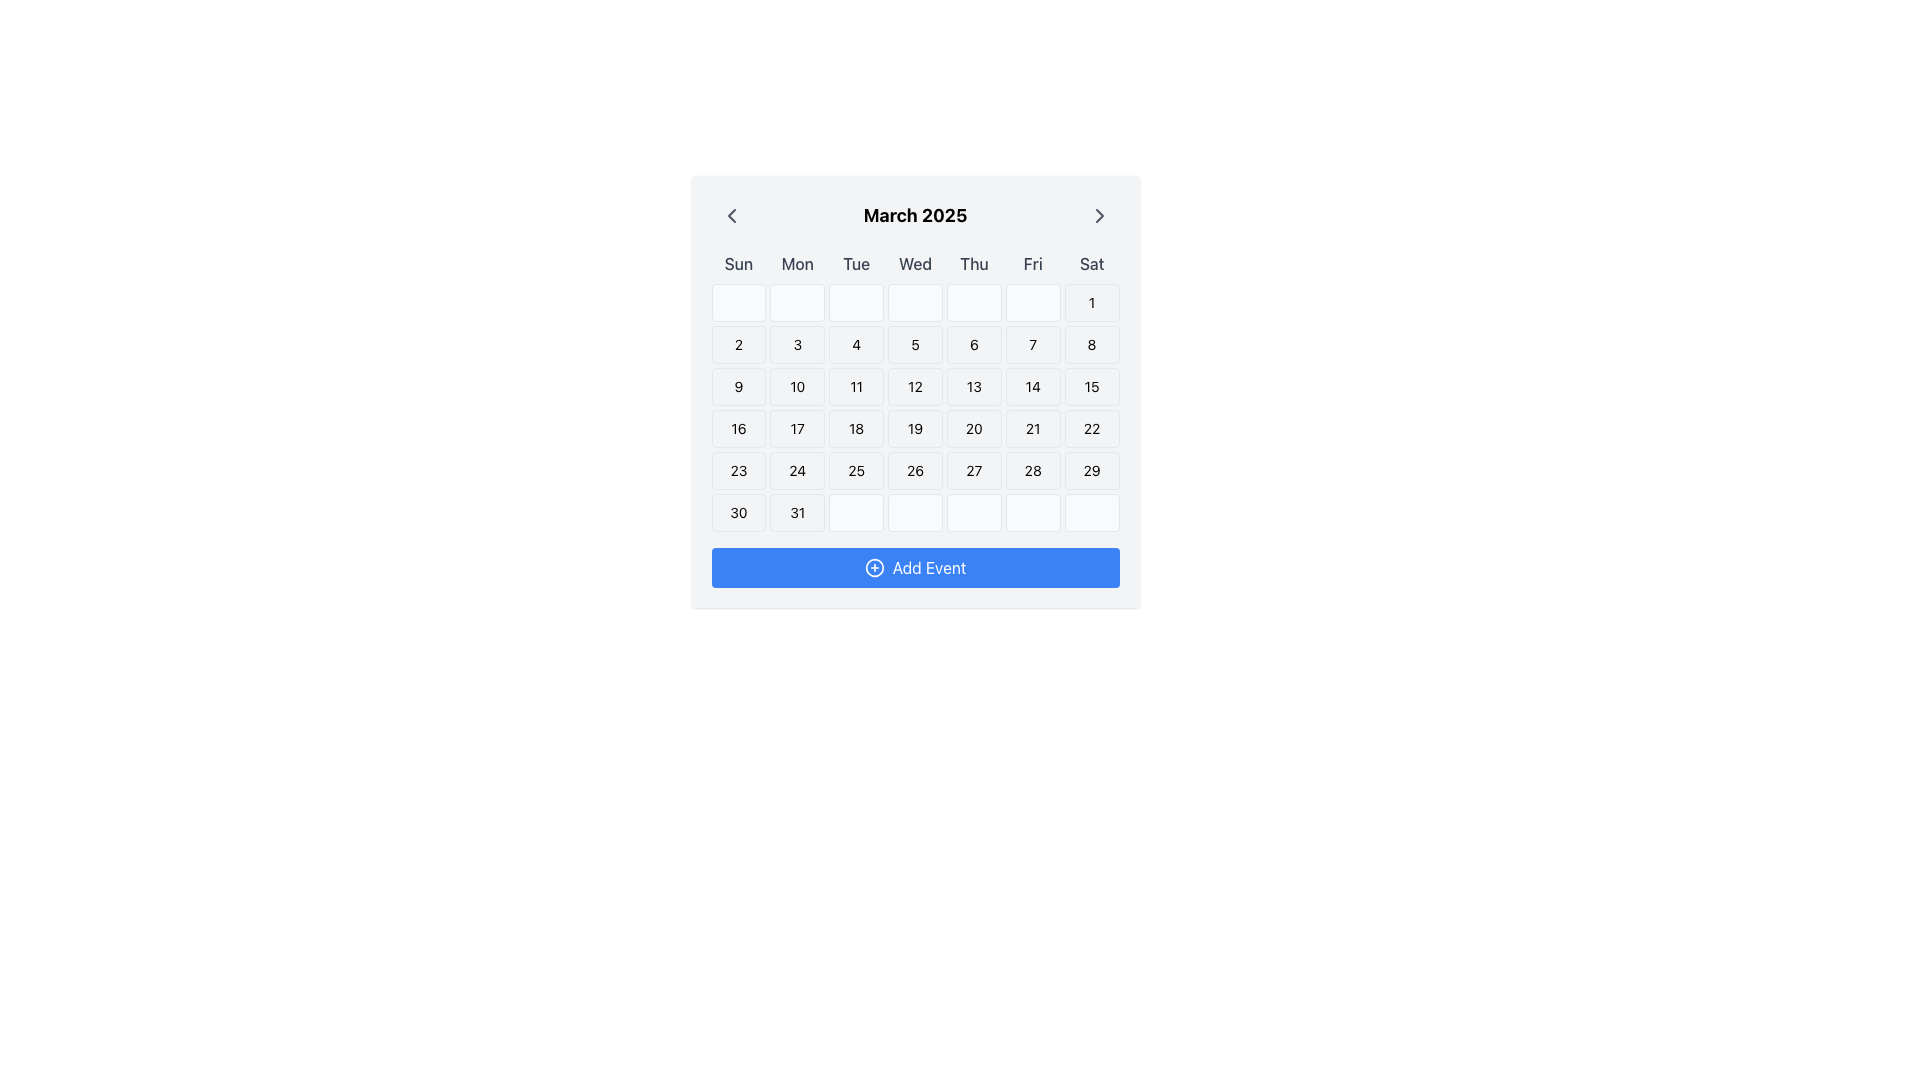 The width and height of the screenshot is (1920, 1080). I want to click on the Button-like cell representing the date '22' in the calendar grid layout located in the last row and sixth column, so click(1091, 427).